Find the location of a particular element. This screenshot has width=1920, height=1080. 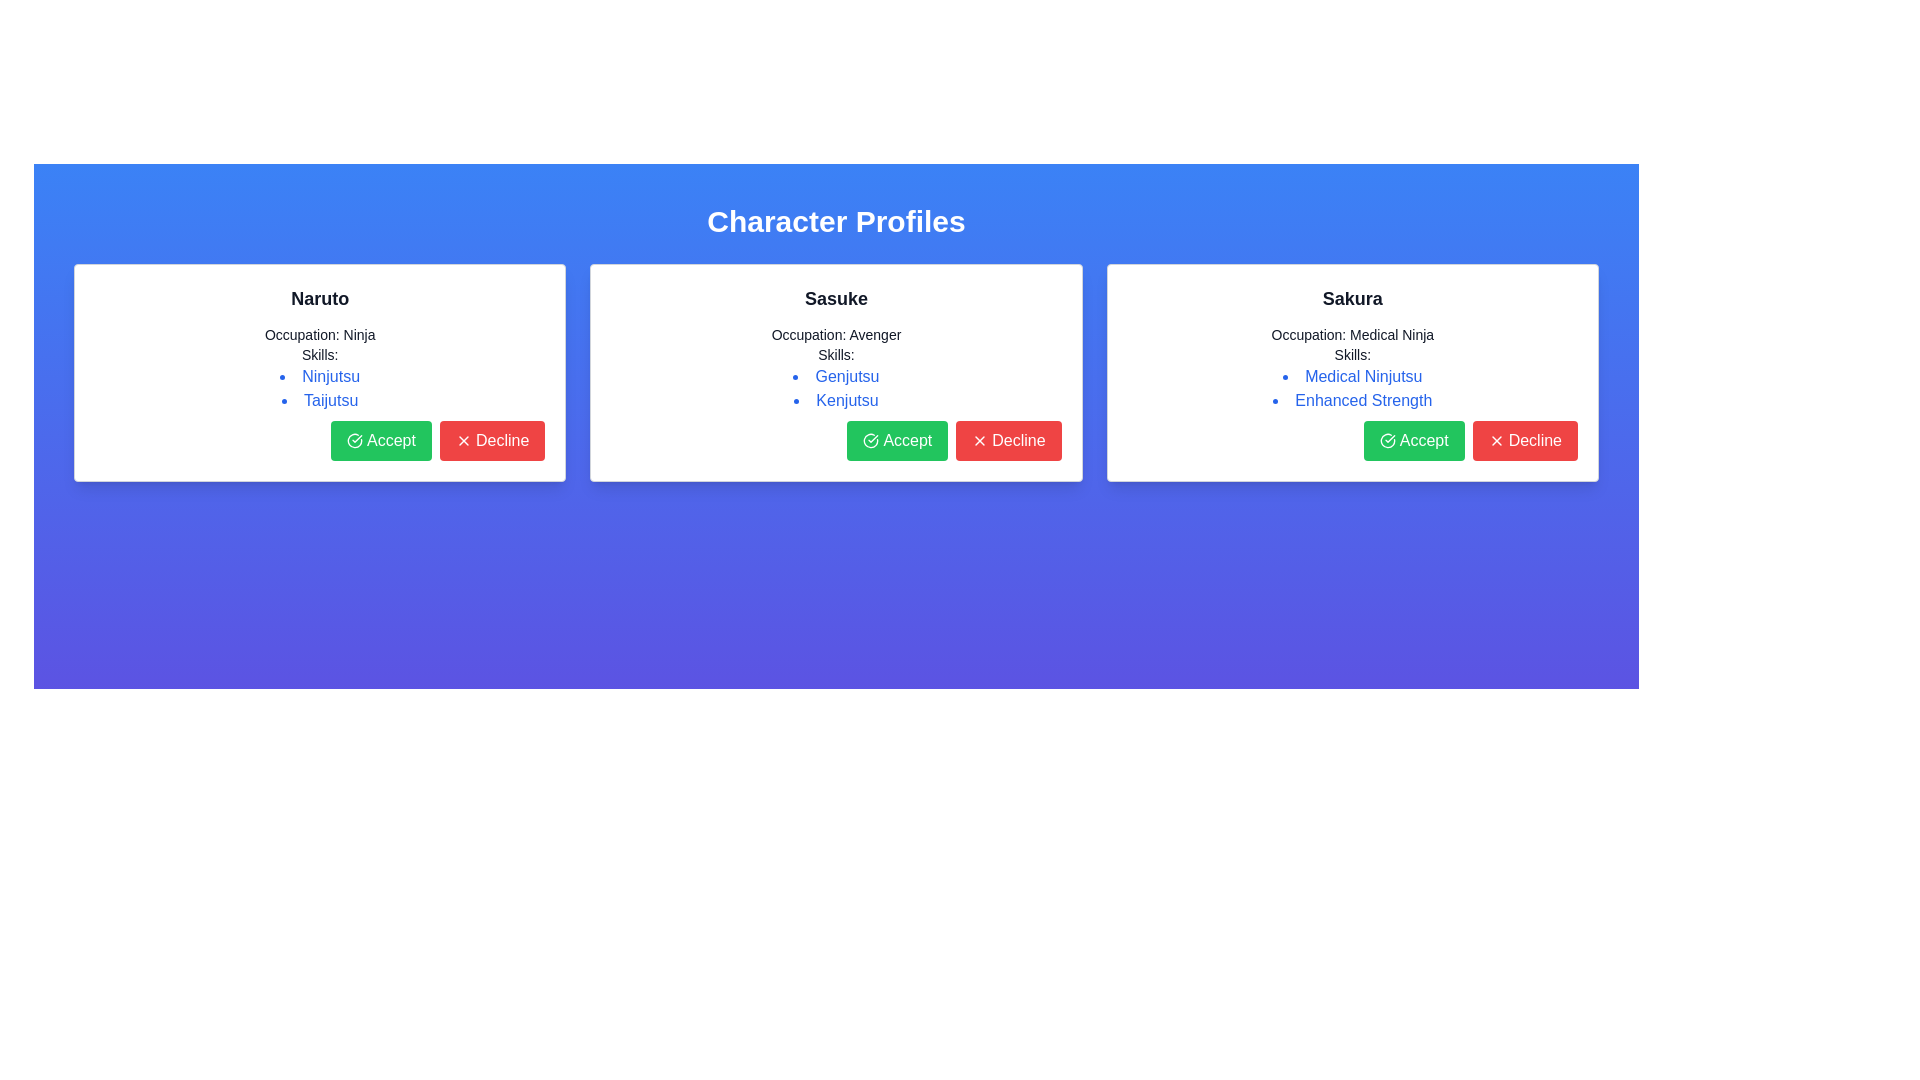

the icon located to the left of the 'Accept' text within the green 'Accept' button at the bottom-left corner of the 'Naruto' card is located at coordinates (355, 439).